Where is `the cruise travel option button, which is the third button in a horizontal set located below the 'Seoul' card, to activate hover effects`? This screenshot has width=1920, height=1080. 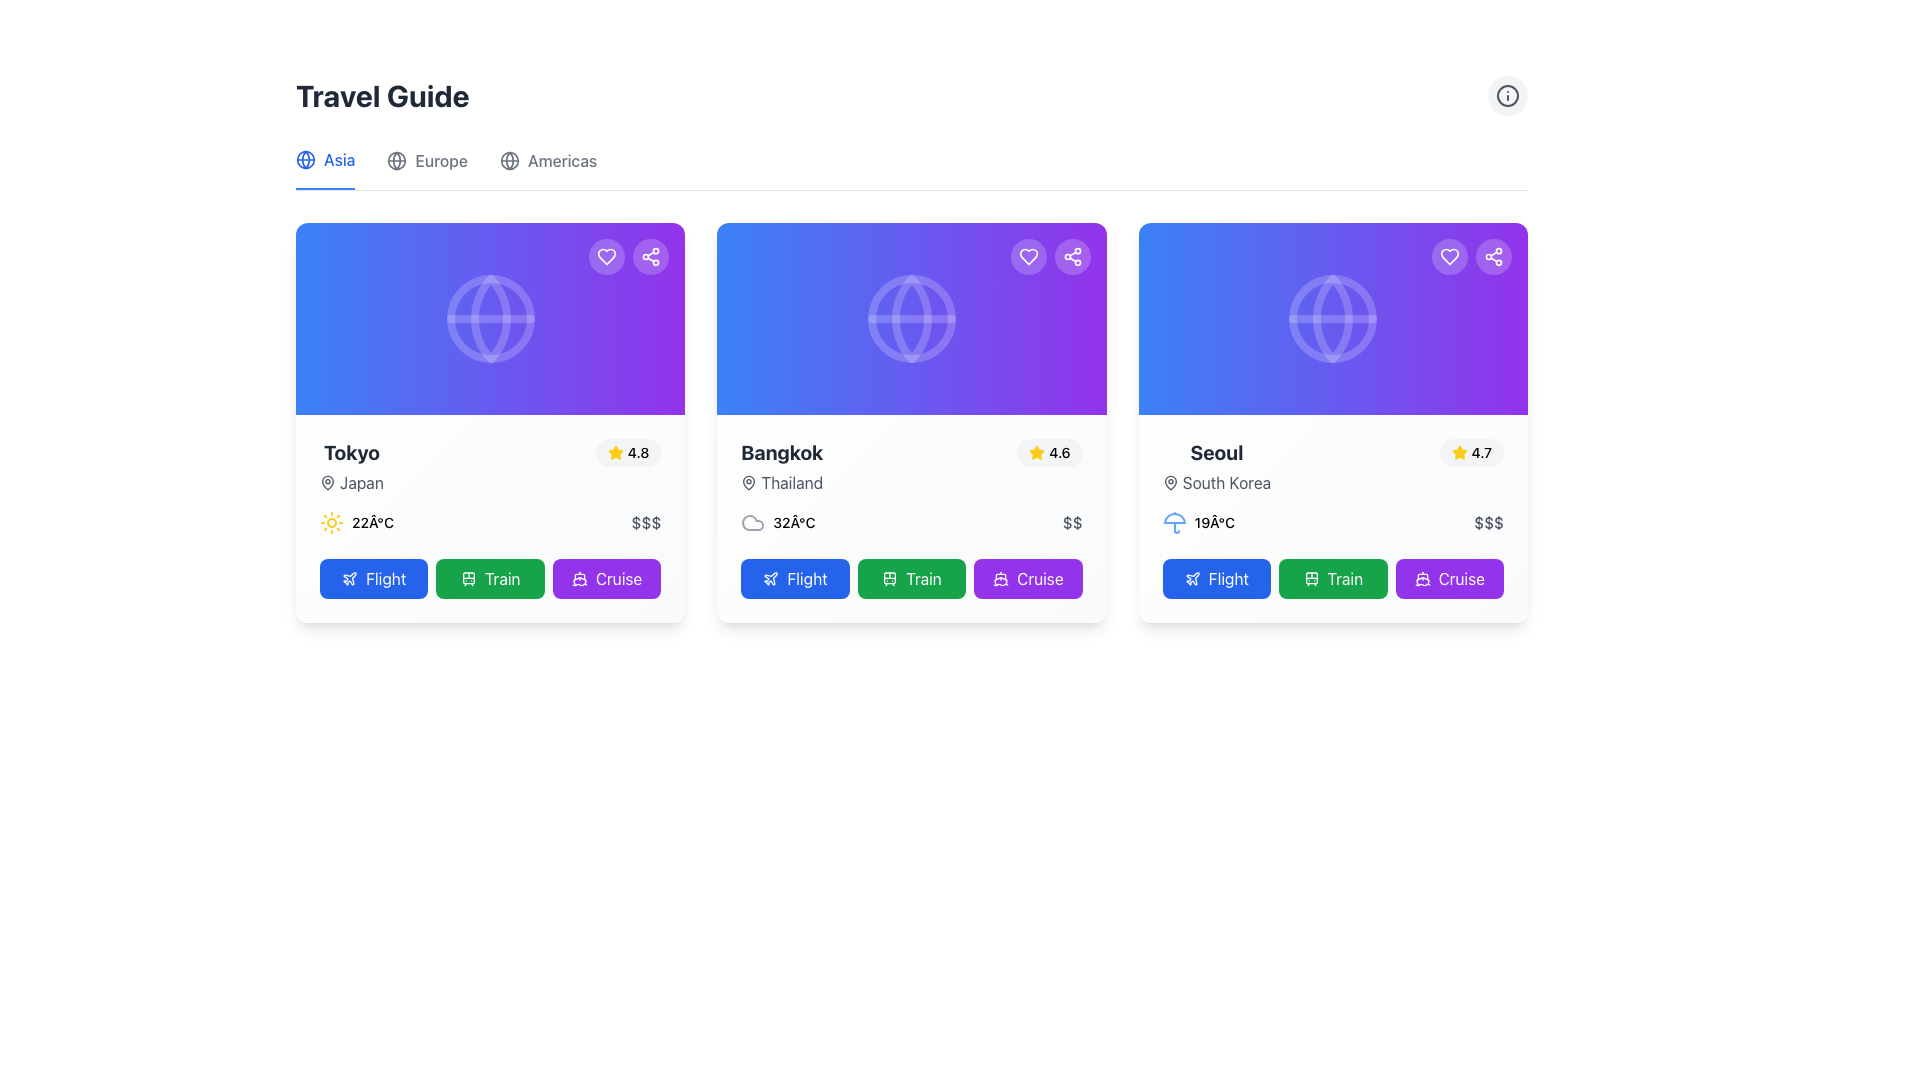 the cruise travel option button, which is the third button in a horizontal set located below the 'Seoul' card, to activate hover effects is located at coordinates (1449, 578).